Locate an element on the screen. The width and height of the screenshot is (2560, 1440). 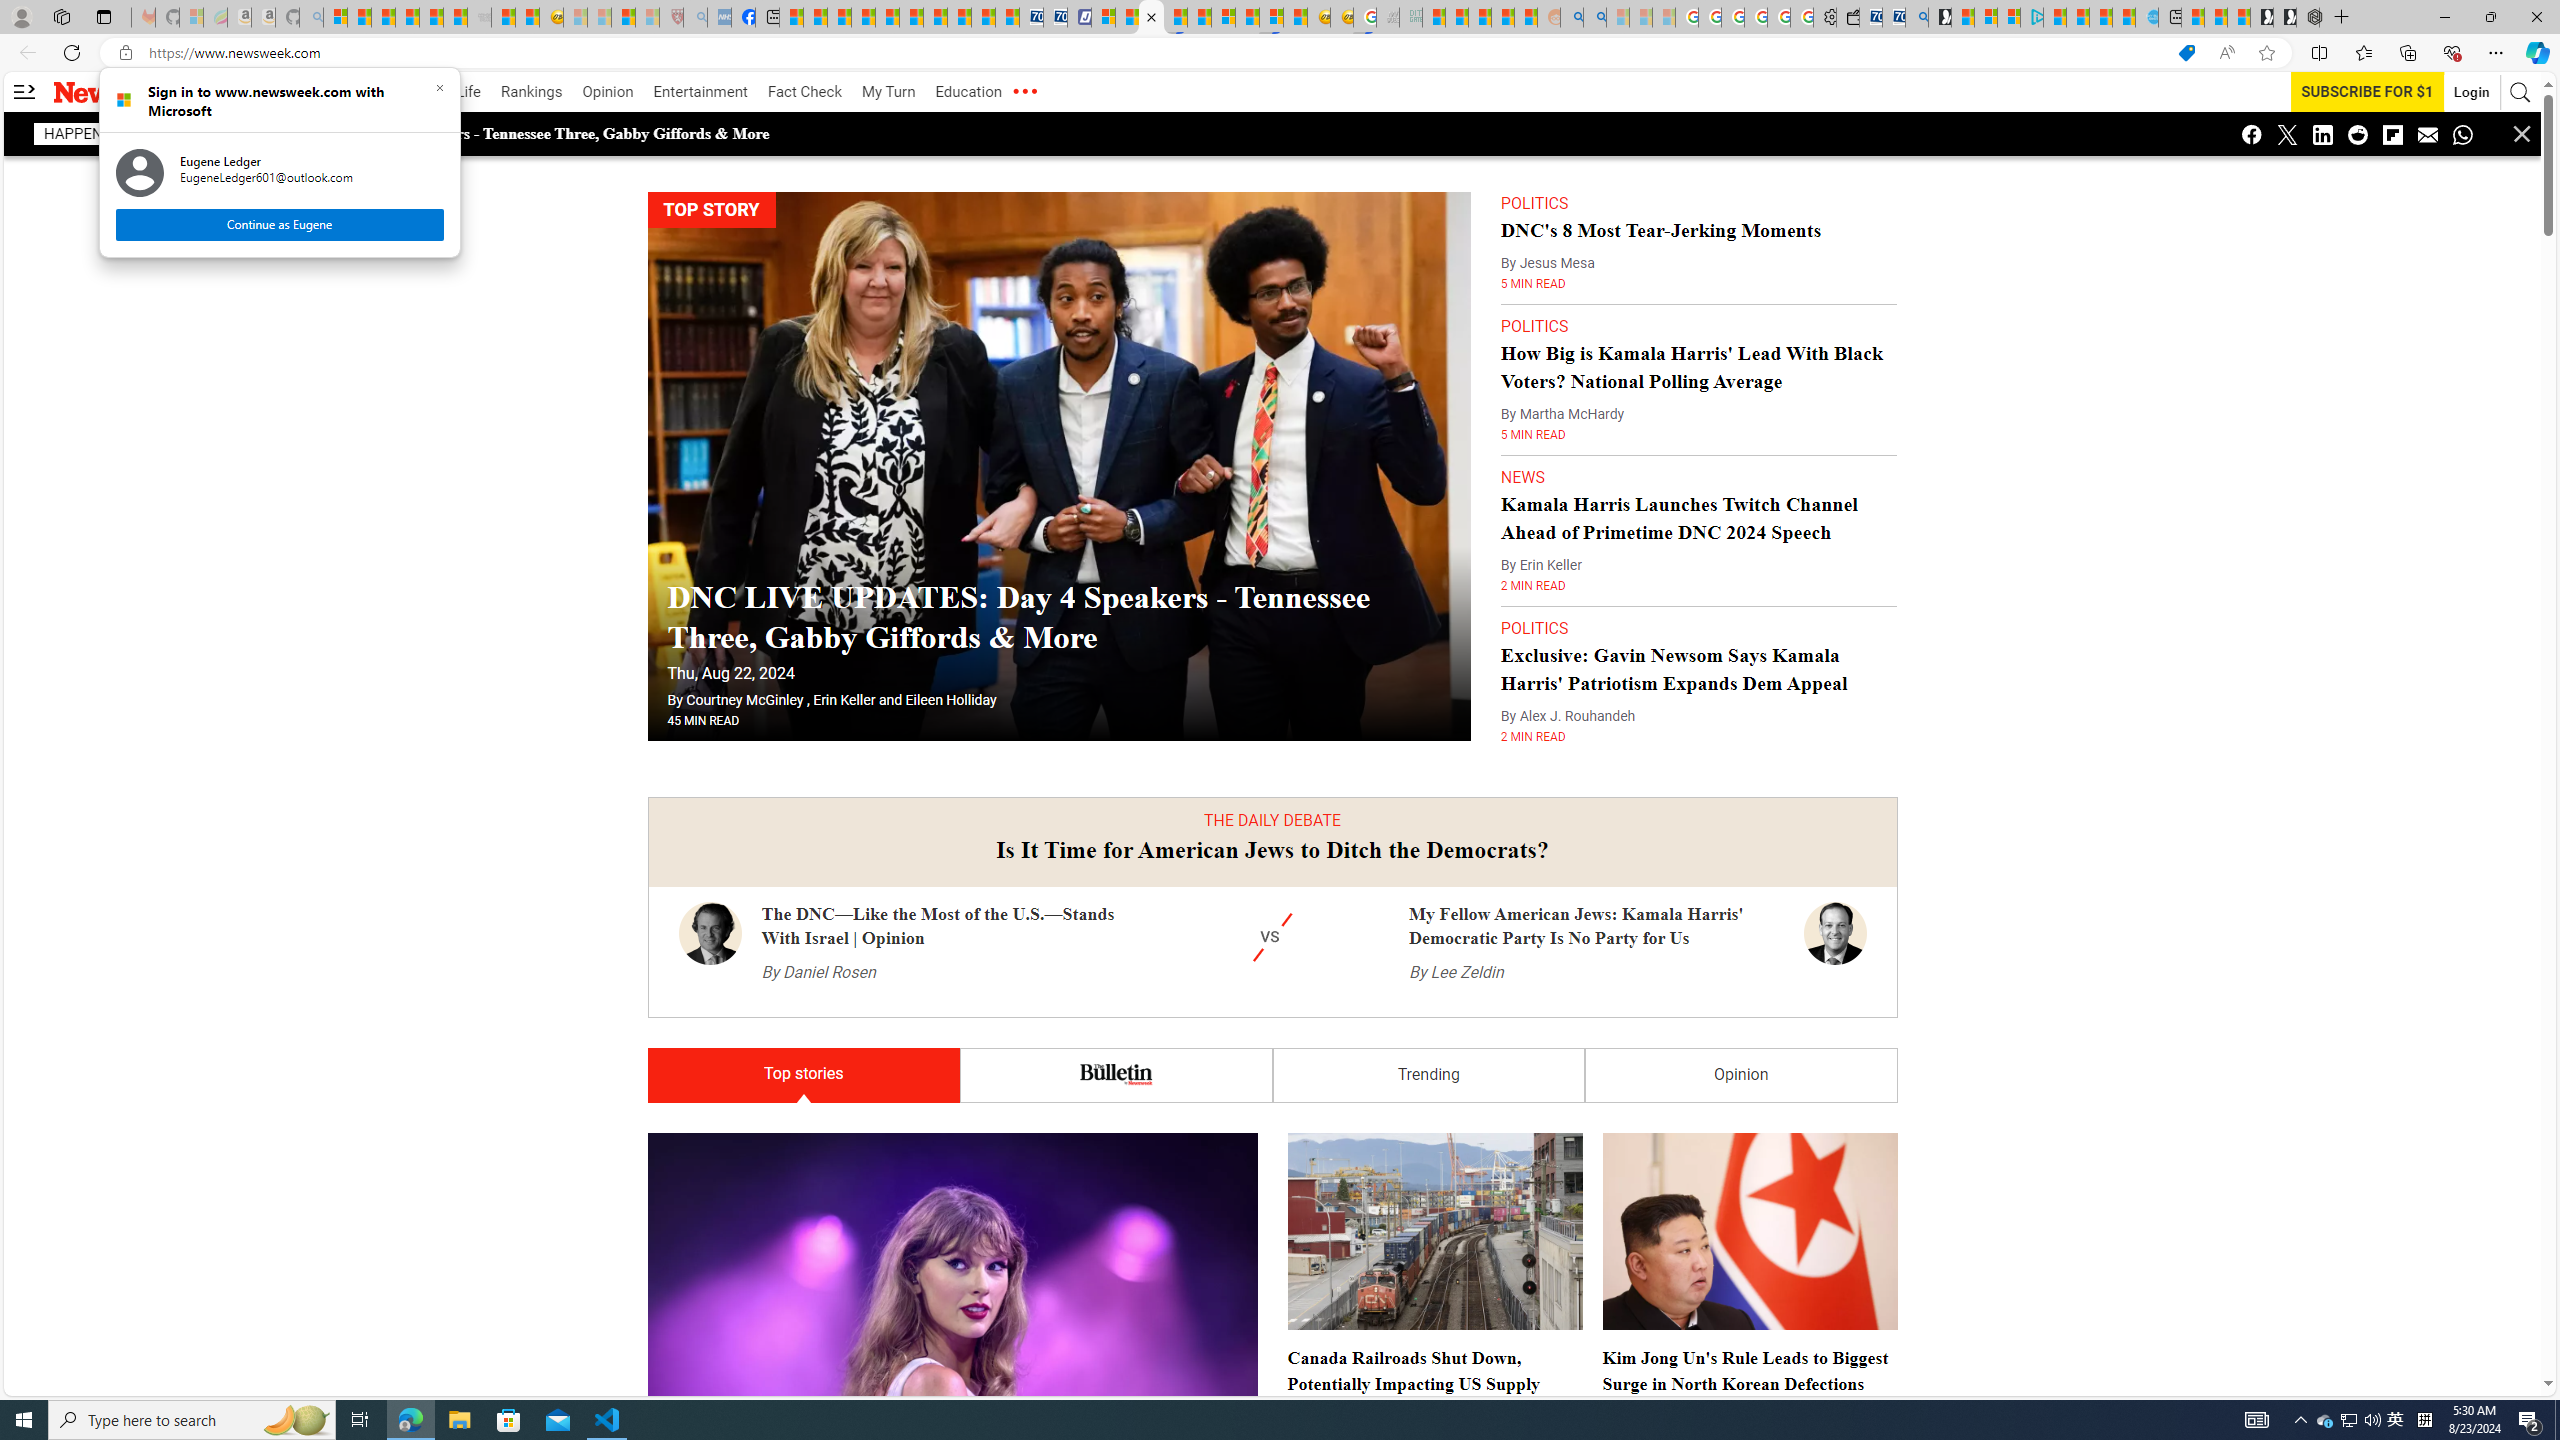
'Subscribe to our service' is located at coordinates (2368, 91).